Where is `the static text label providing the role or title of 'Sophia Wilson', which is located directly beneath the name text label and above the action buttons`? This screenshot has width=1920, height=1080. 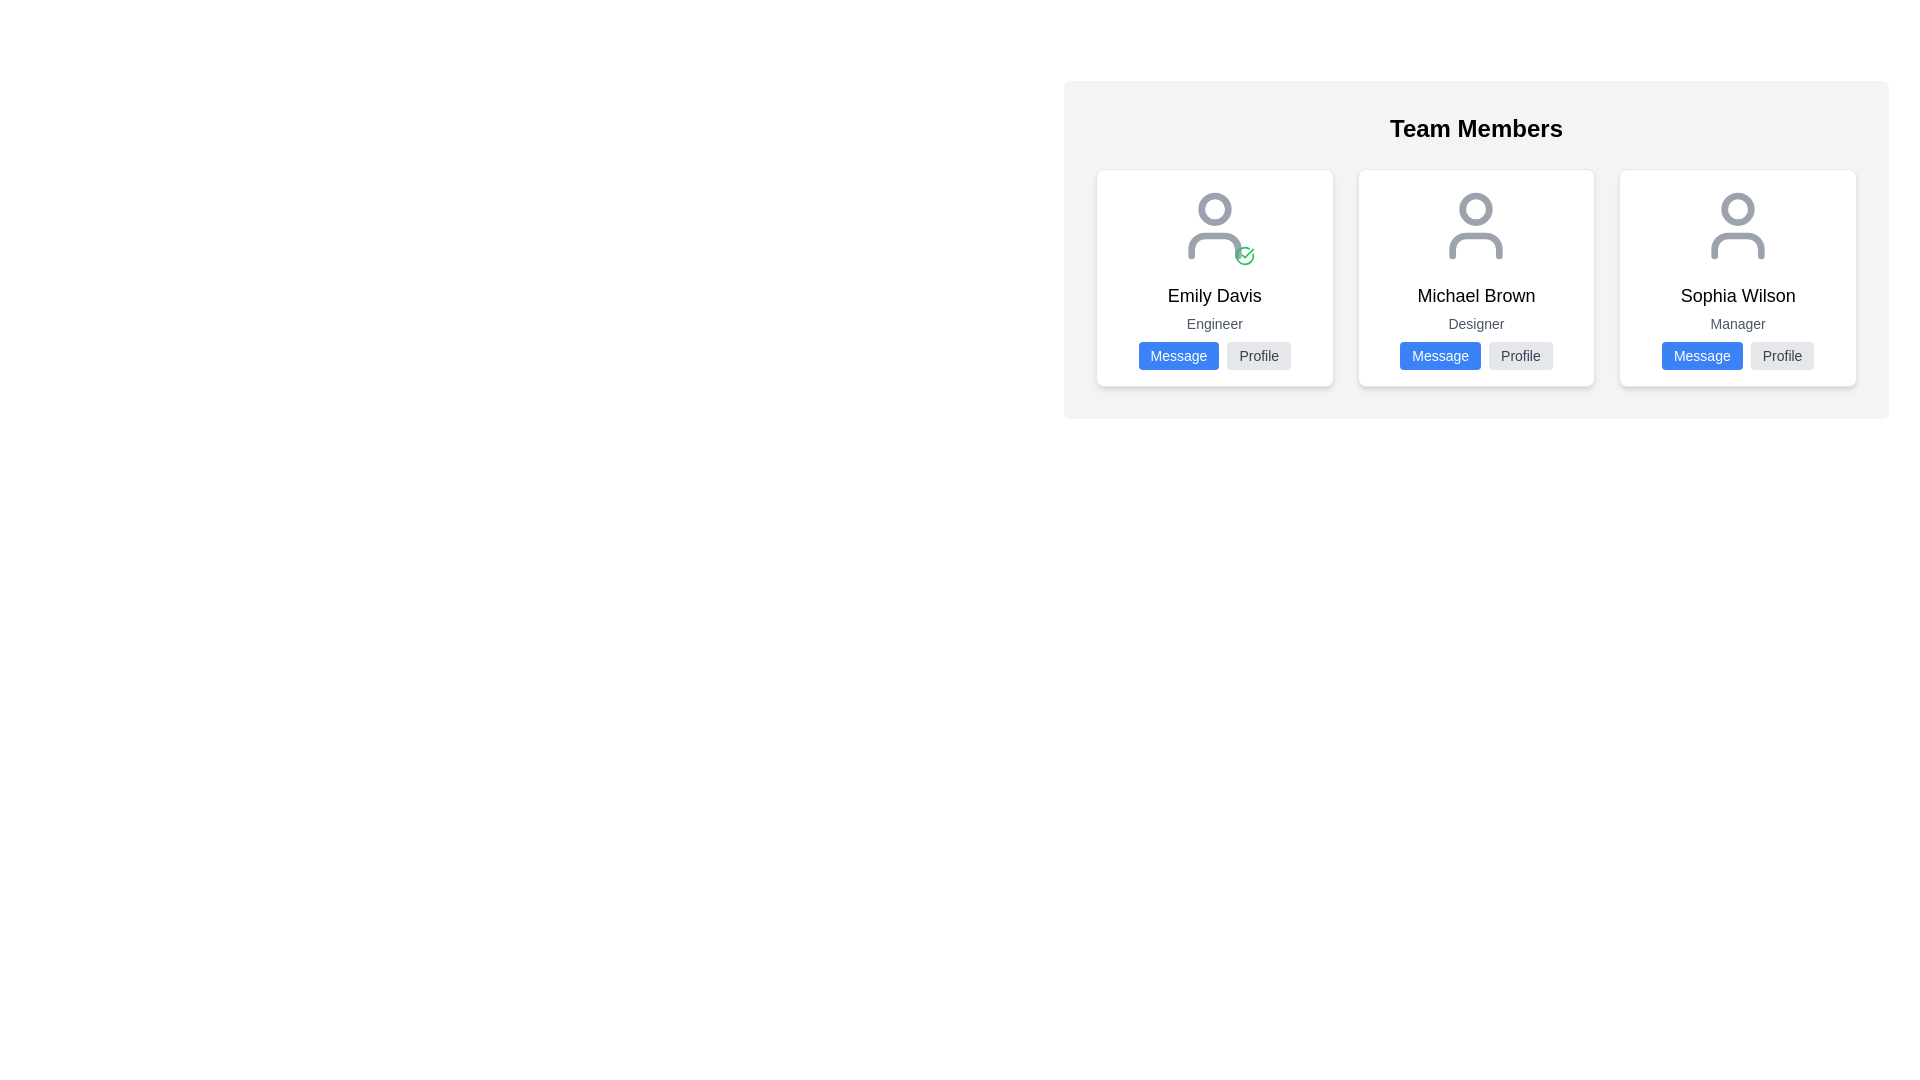
the static text label providing the role or title of 'Sophia Wilson', which is located directly beneath the name text label and above the action buttons is located at coordinates (1737, 323).